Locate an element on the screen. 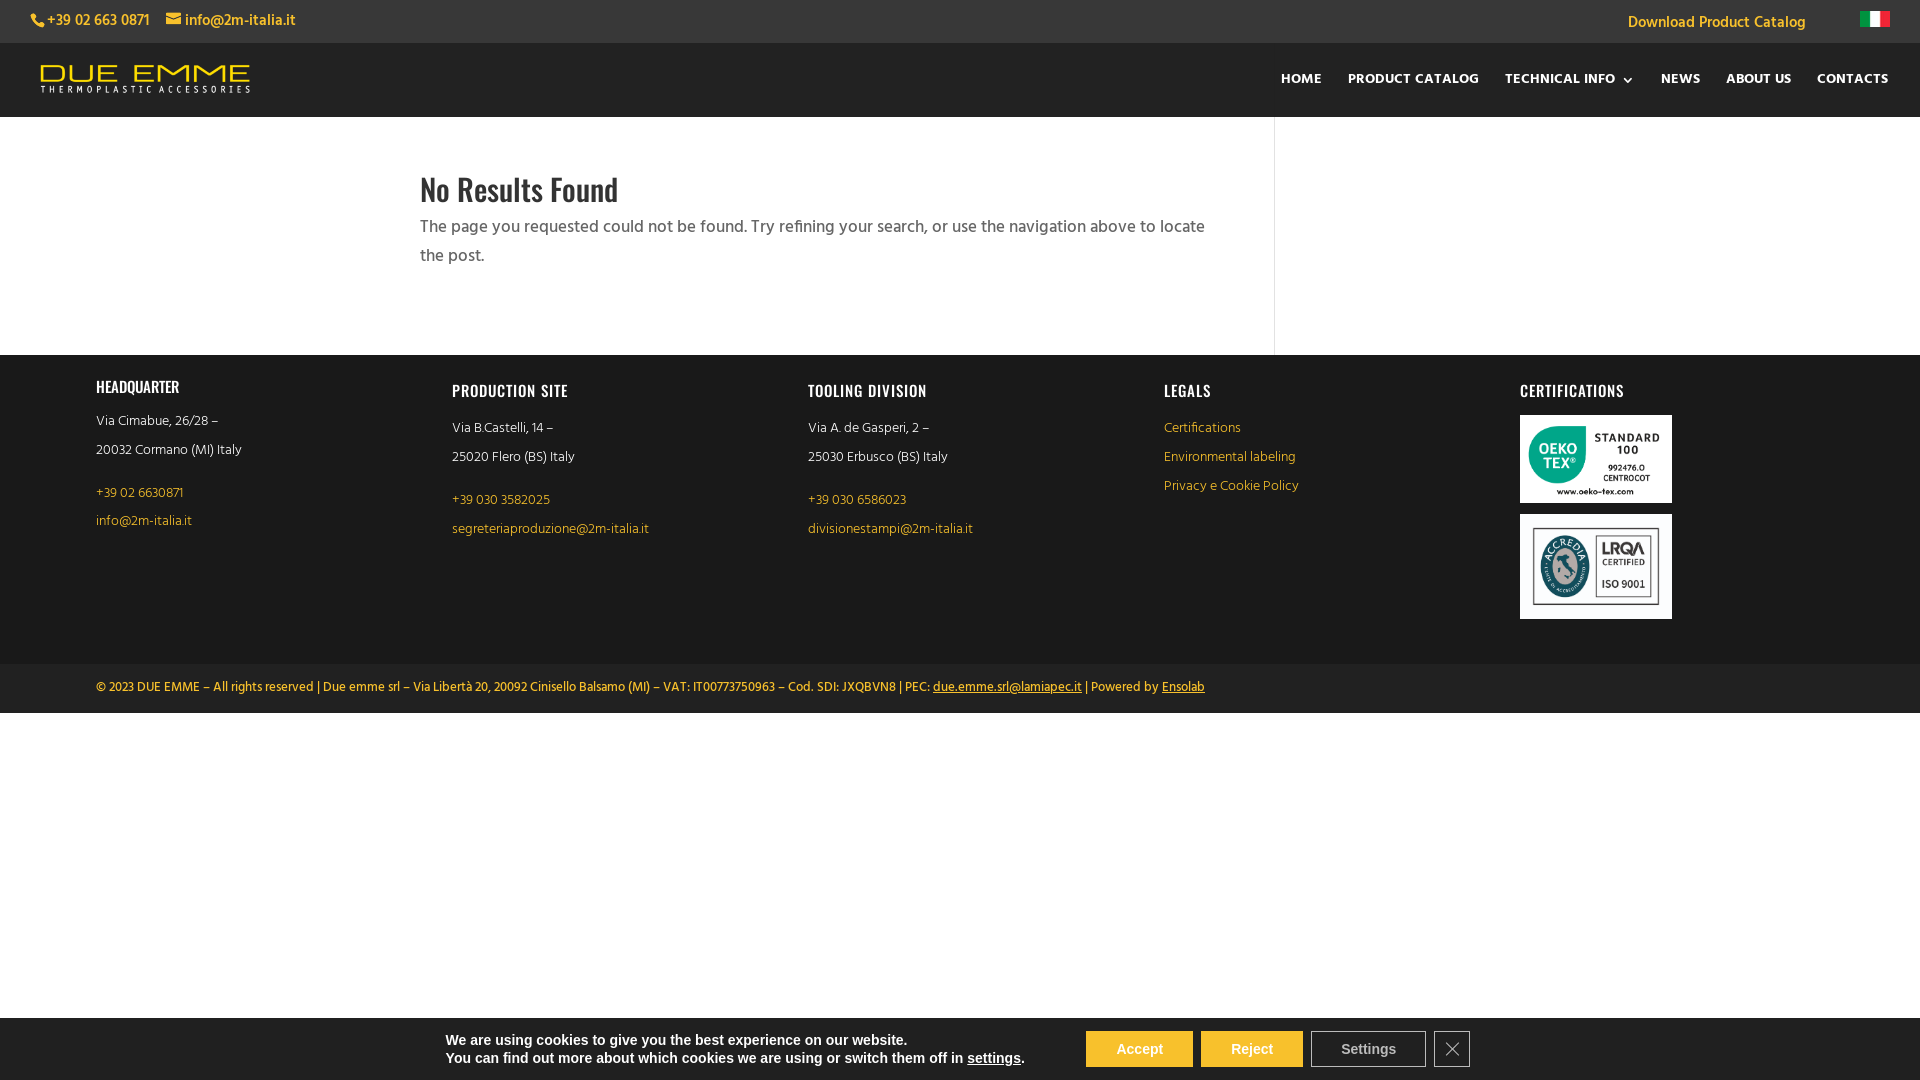  'Ensolab' is located at coordinates (1183, 686).